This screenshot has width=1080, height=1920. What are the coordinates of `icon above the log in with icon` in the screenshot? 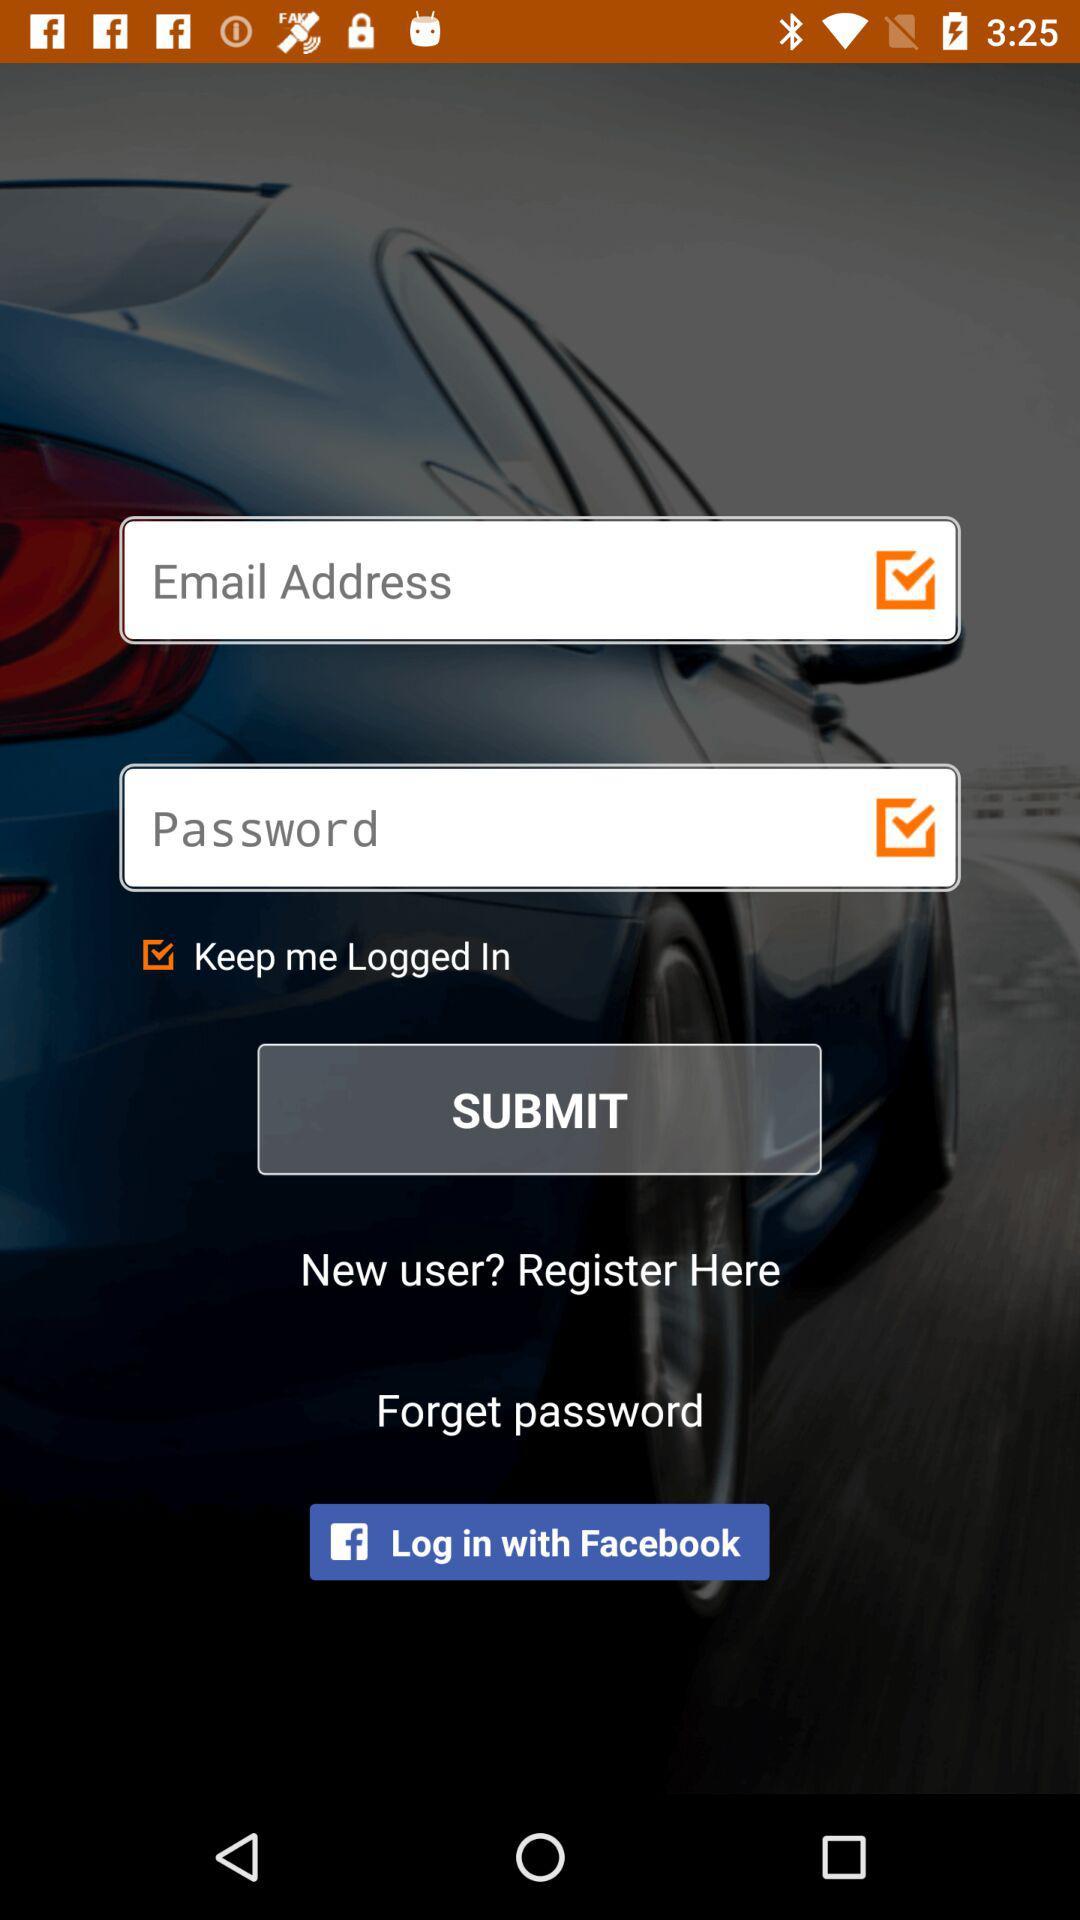 It's located at (540, 1407).